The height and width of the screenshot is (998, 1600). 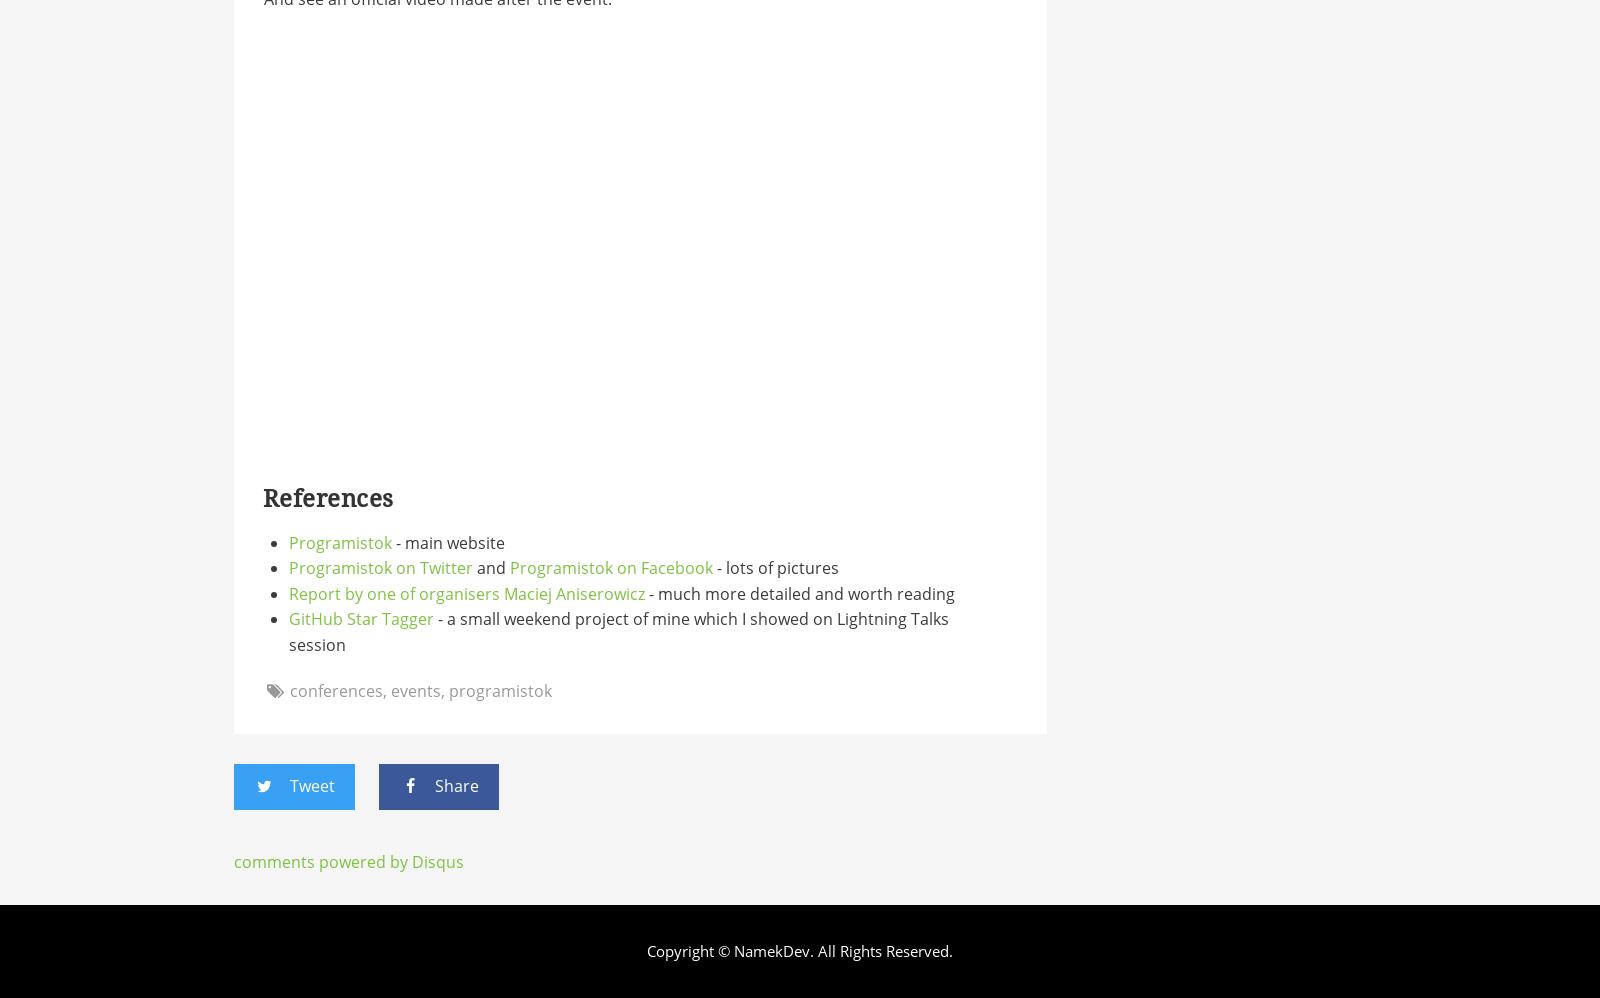 What do you see at coordinates (617, 631) in the screenshot?
I see `'- a small weekend project of mine which I showed on Lightning Talks session'` at bounding box center [617, 631].